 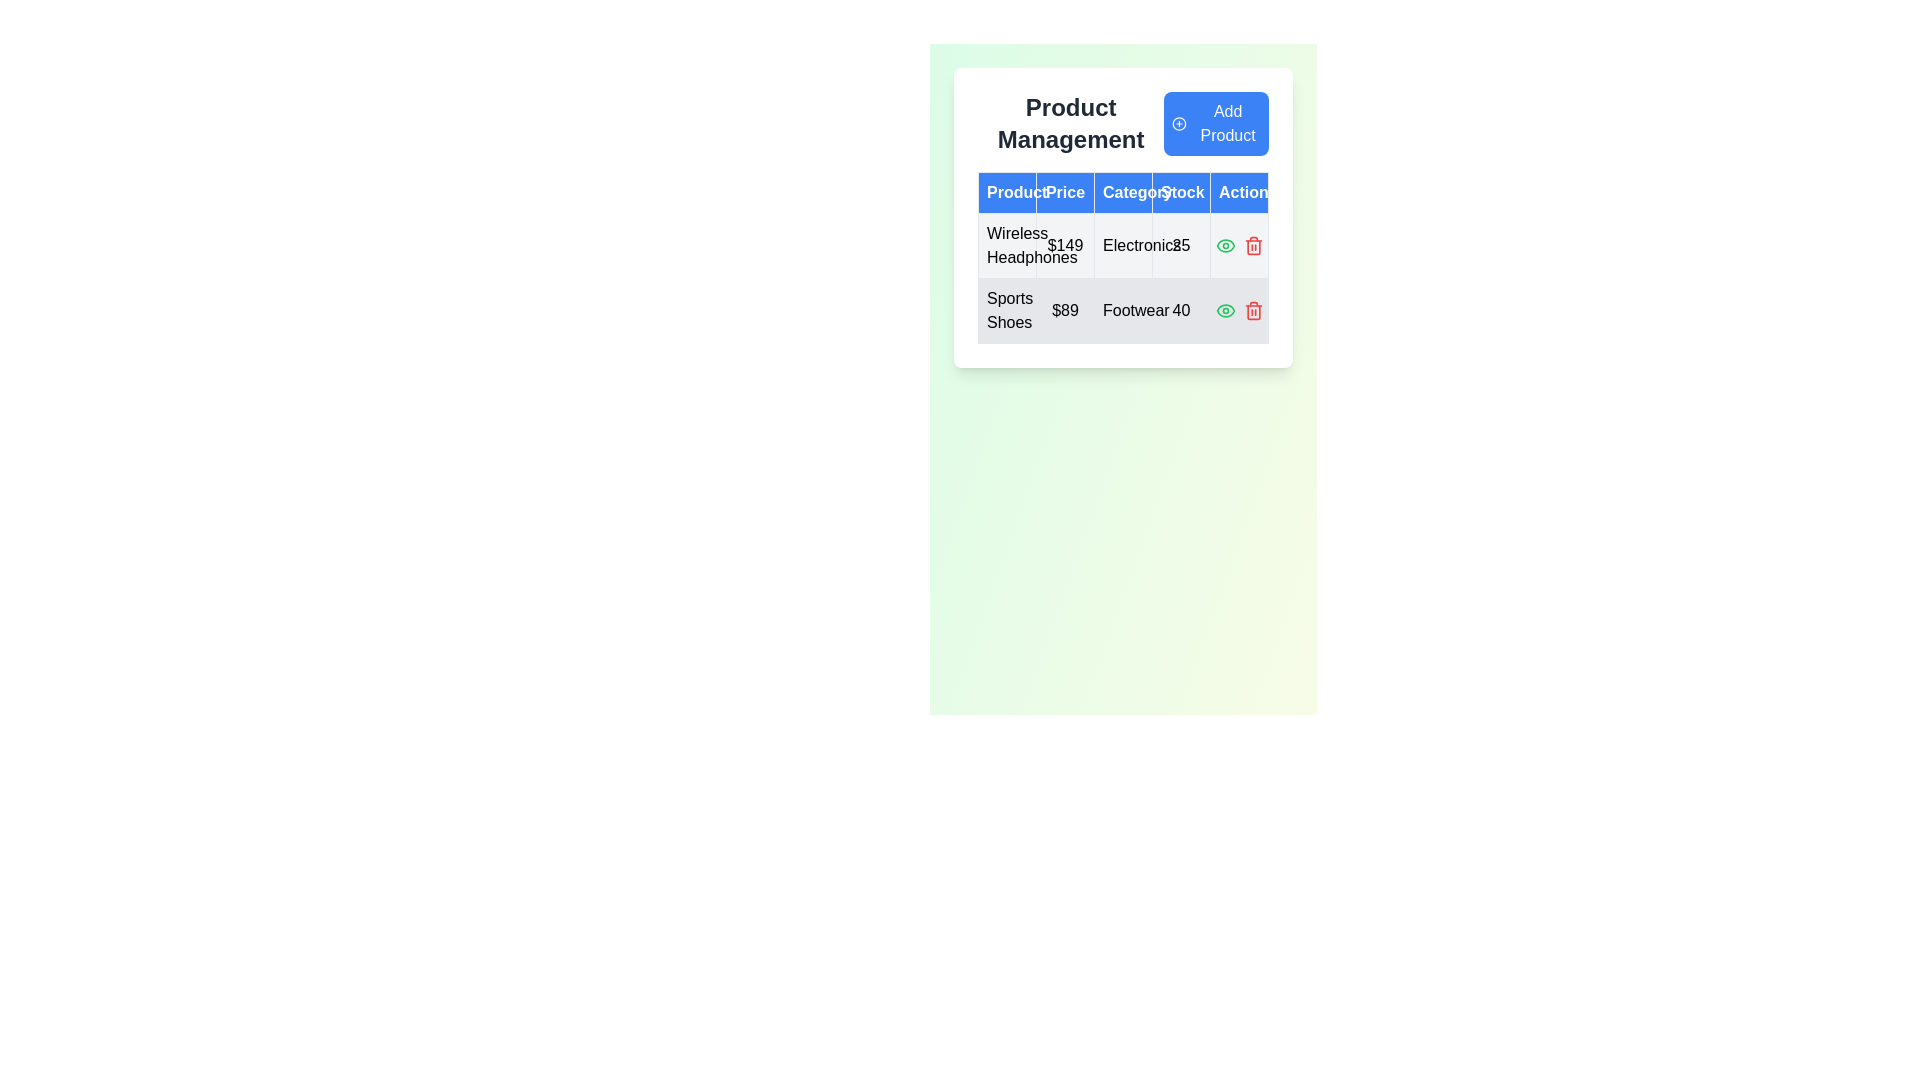 I want to click on the Icon button located, so click(x=1224, y=245).